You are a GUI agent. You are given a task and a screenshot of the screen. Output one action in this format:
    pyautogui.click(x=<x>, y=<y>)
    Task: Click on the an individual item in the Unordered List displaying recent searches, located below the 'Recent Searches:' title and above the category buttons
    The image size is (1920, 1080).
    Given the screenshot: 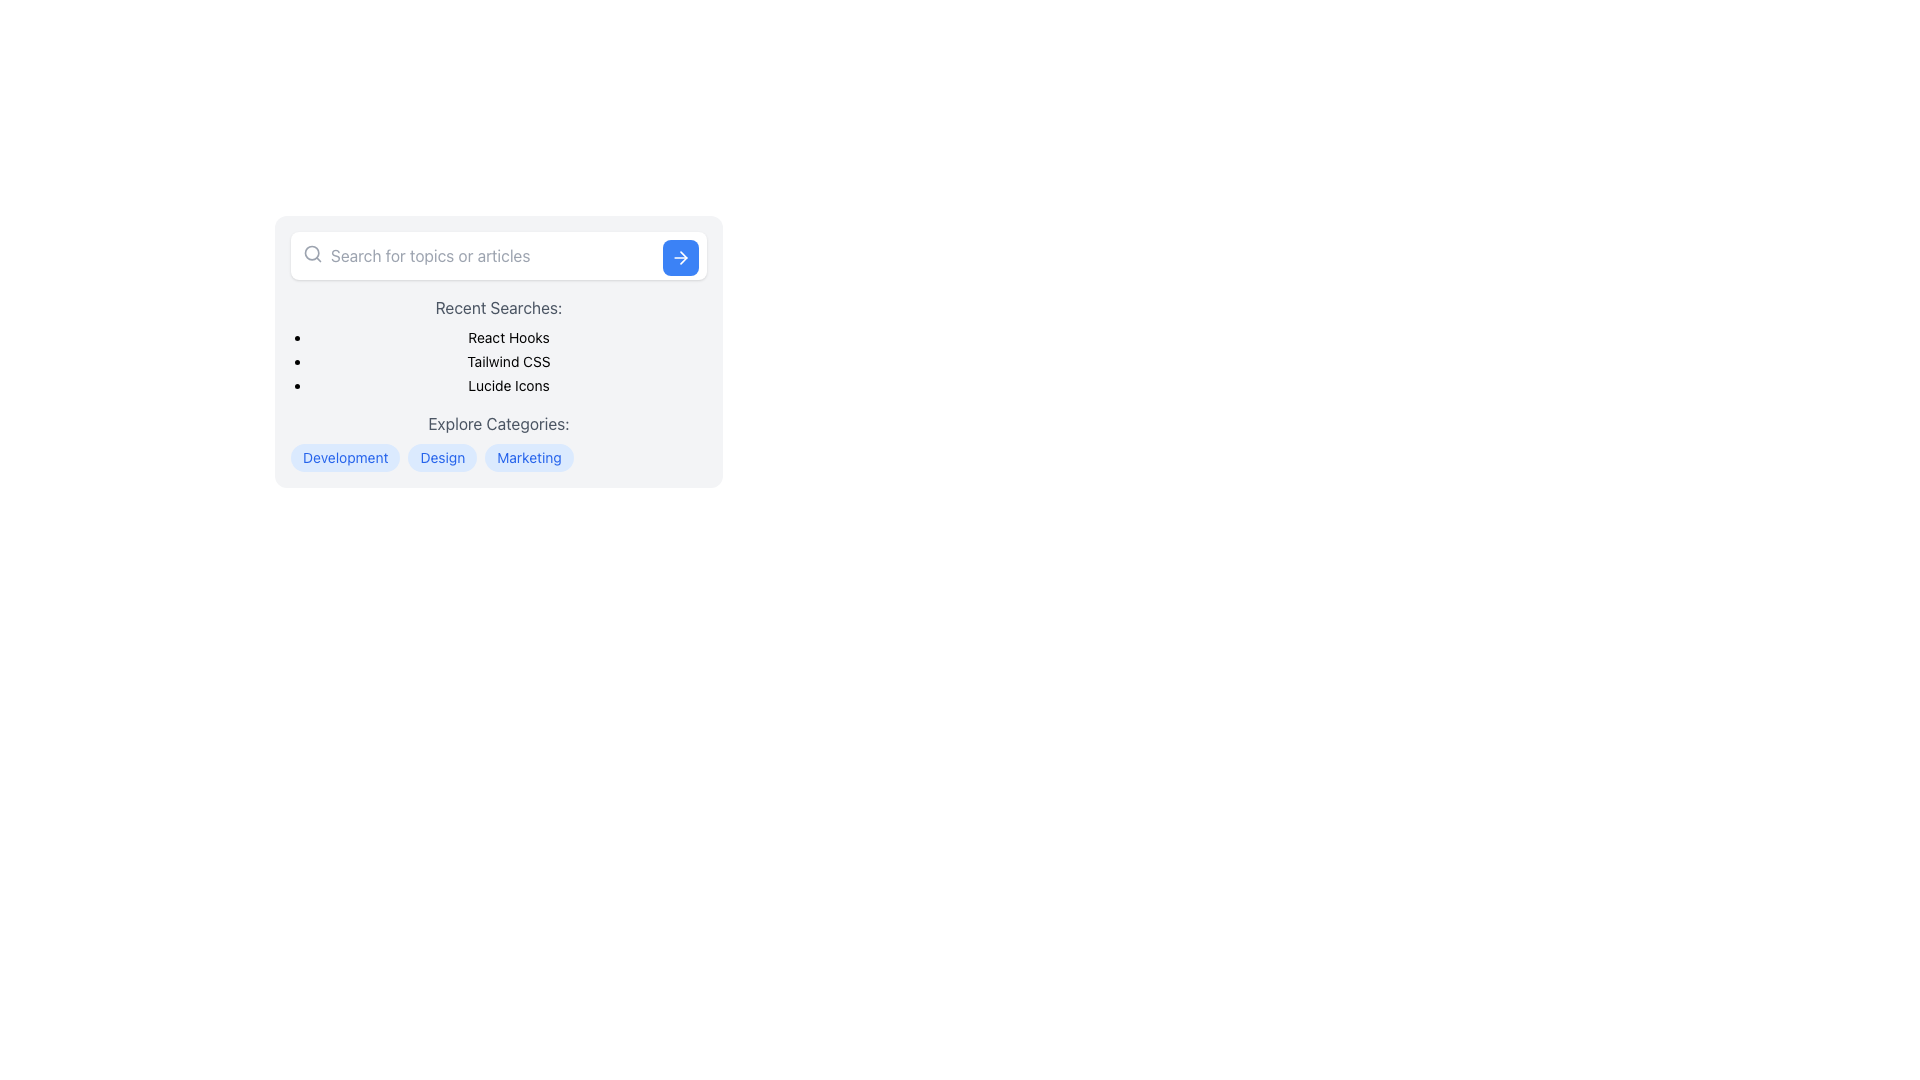 What is the action you would take?
    pyautogui.click(x=499, y=362)
    